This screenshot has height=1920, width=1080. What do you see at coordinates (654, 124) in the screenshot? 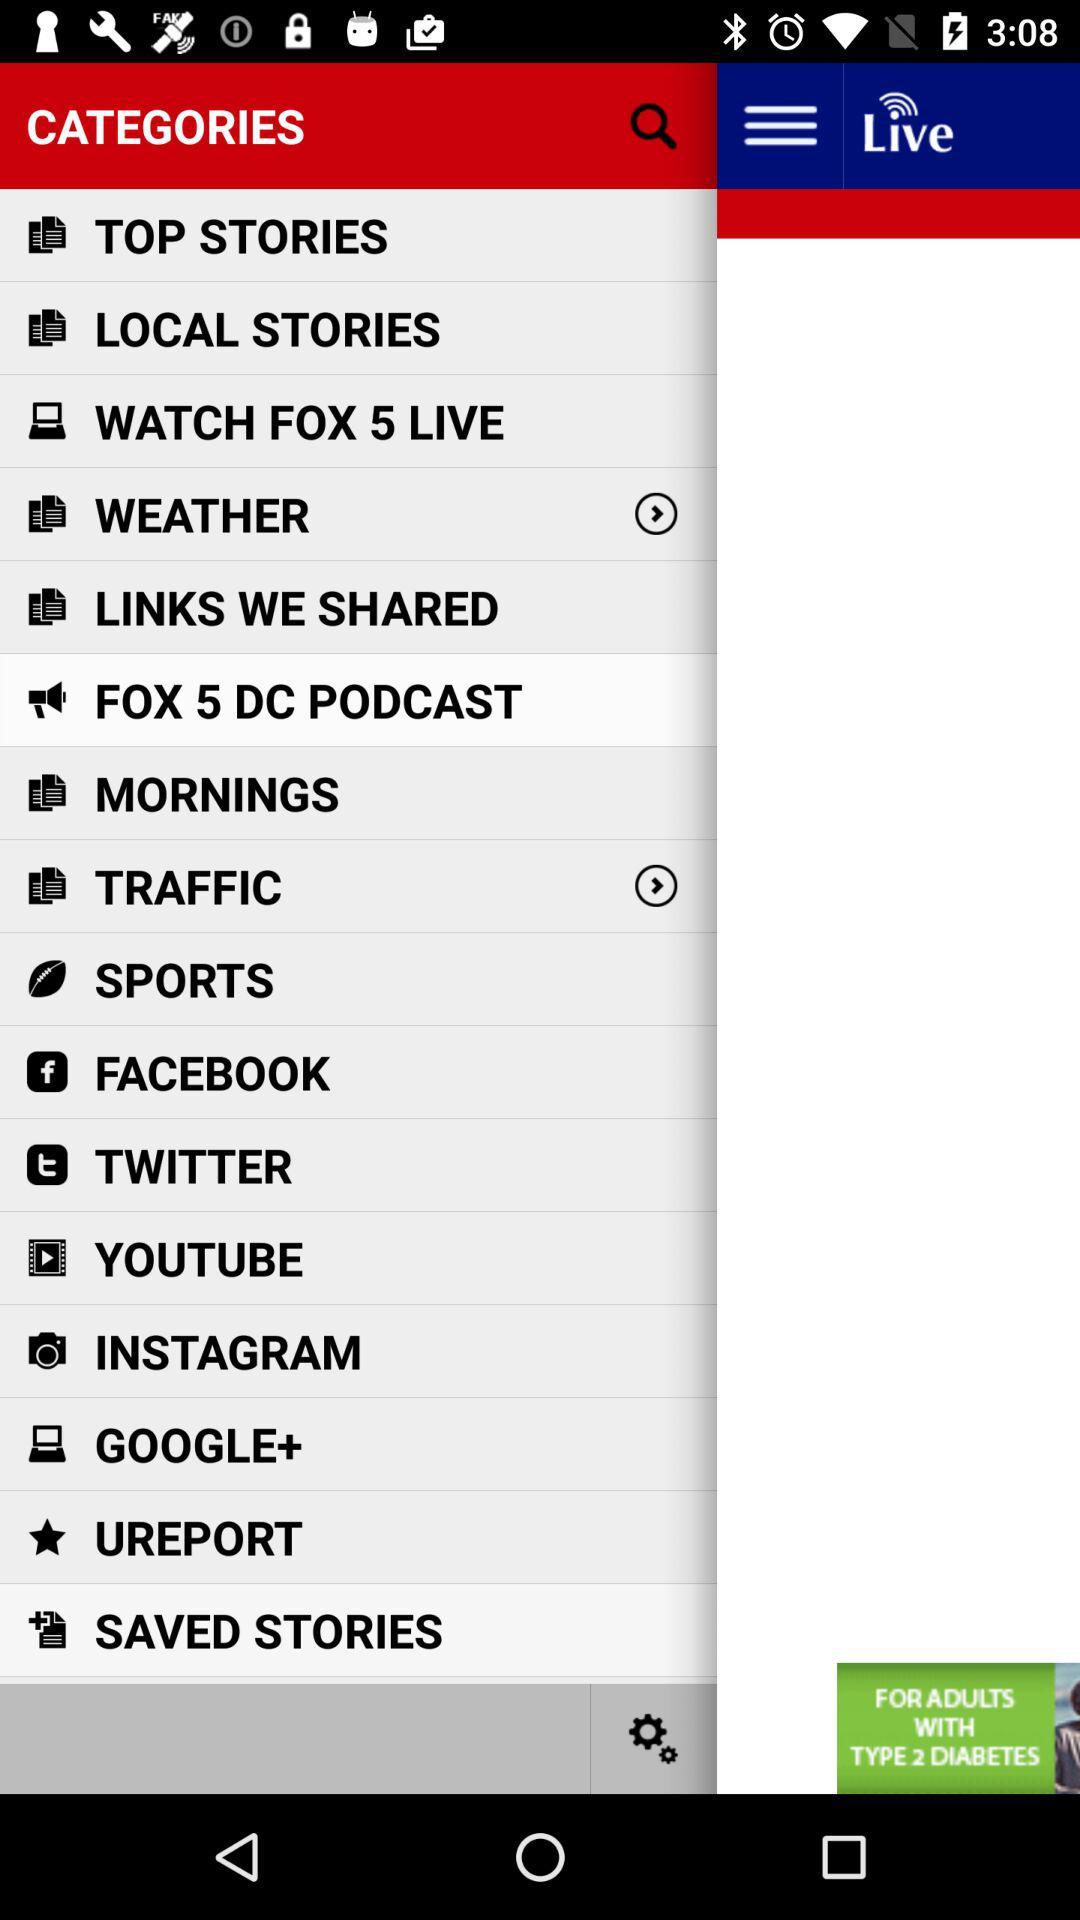
I see `the search icon` at bounding box center [654, 124].